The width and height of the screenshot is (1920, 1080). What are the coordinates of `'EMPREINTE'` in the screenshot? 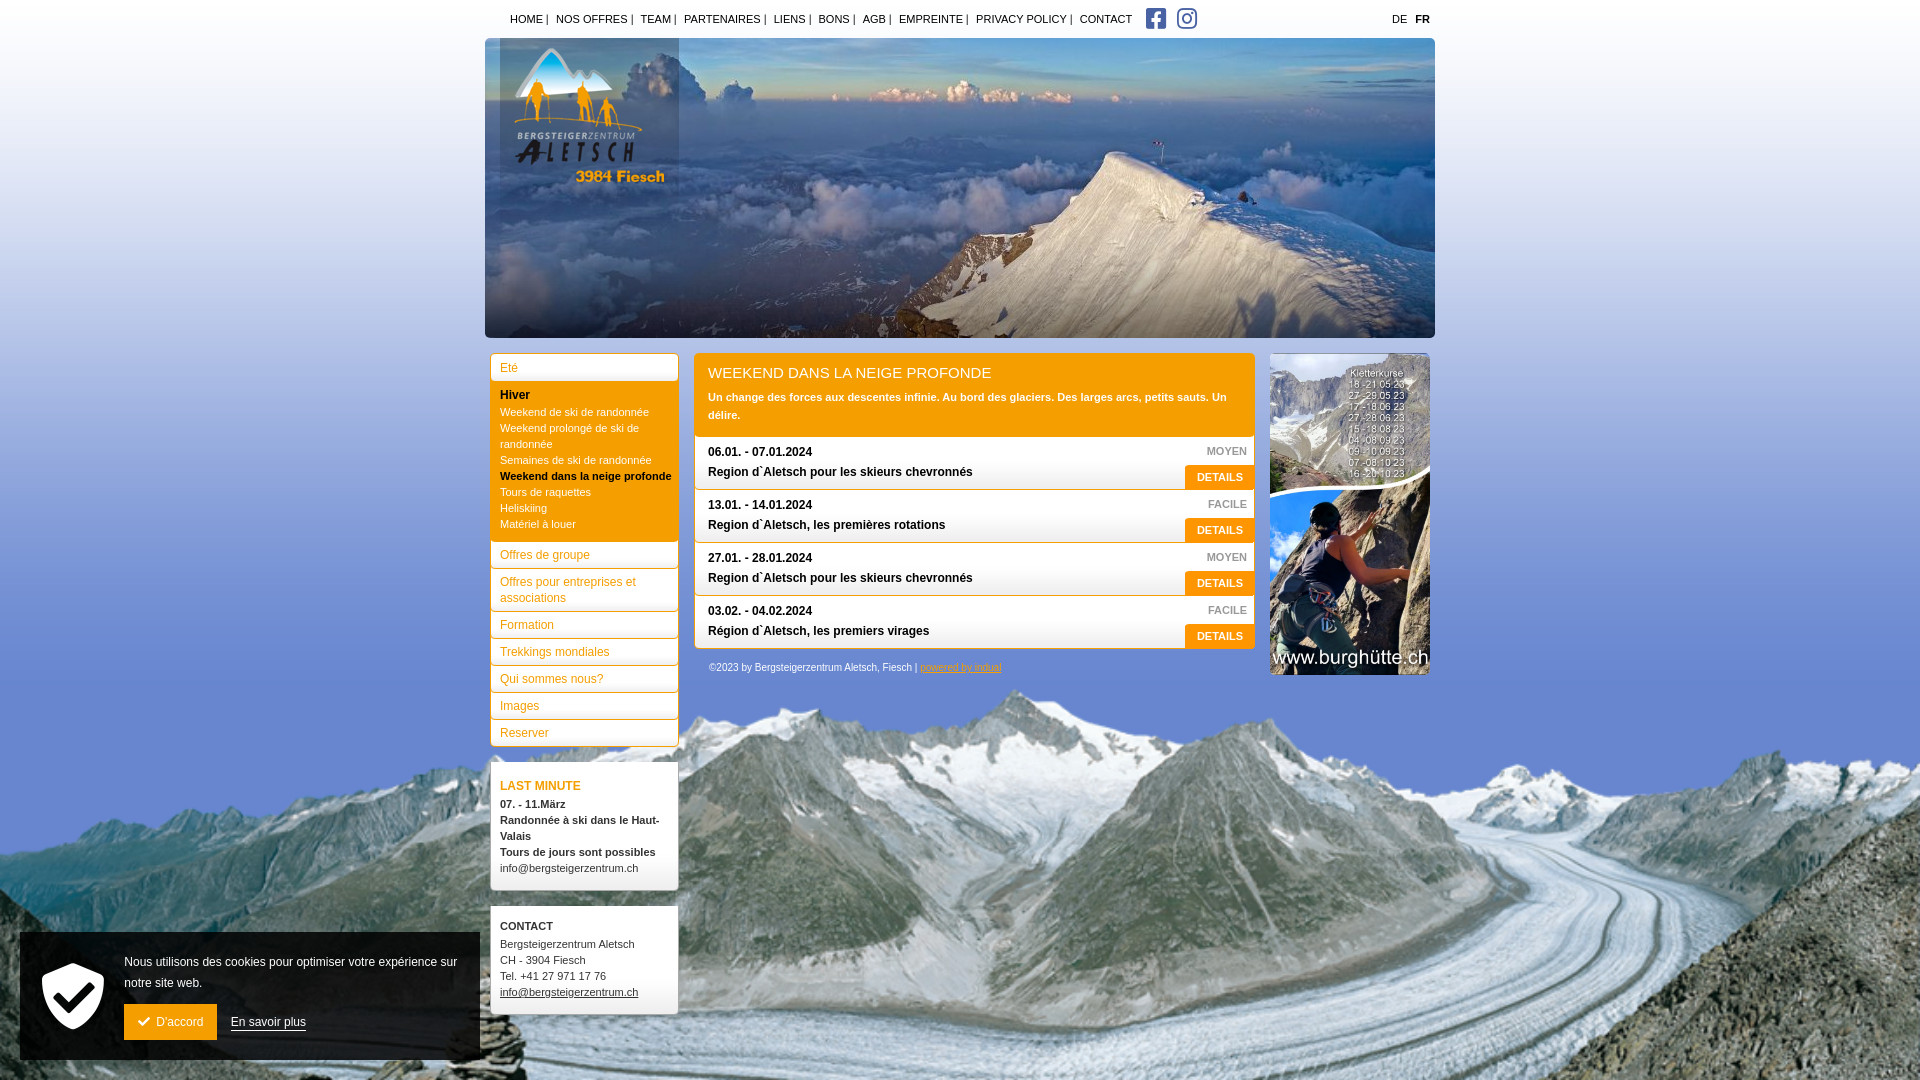 It's located at (887, 19).